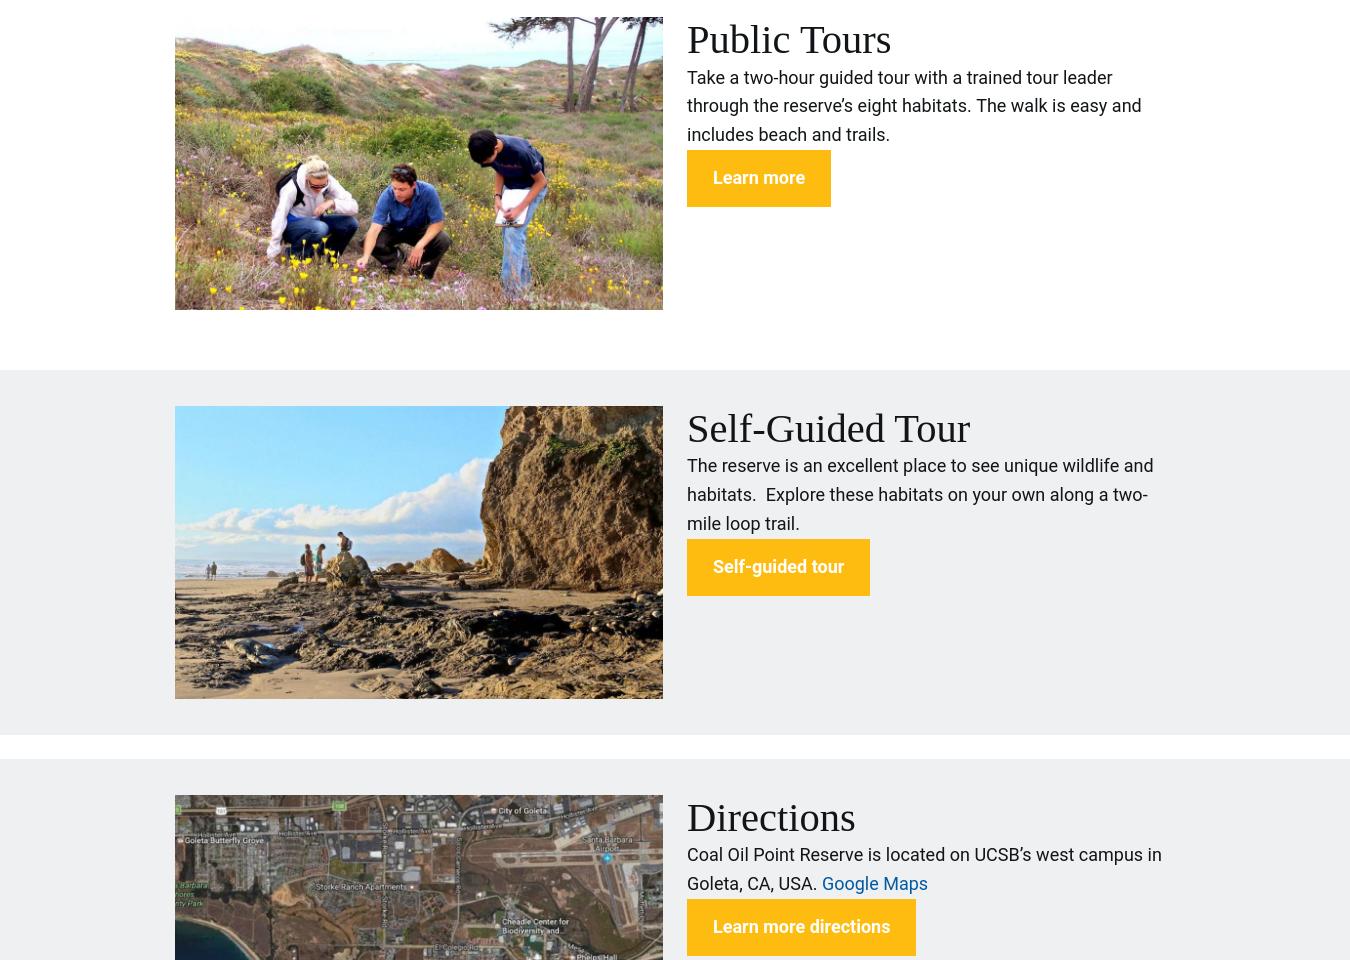 The width and height of the screenshot is (1350, 960). What do you see at coordinates (757, 175) in the screenshot?
I see `'Learn more'` at bounding box center [757, 175].